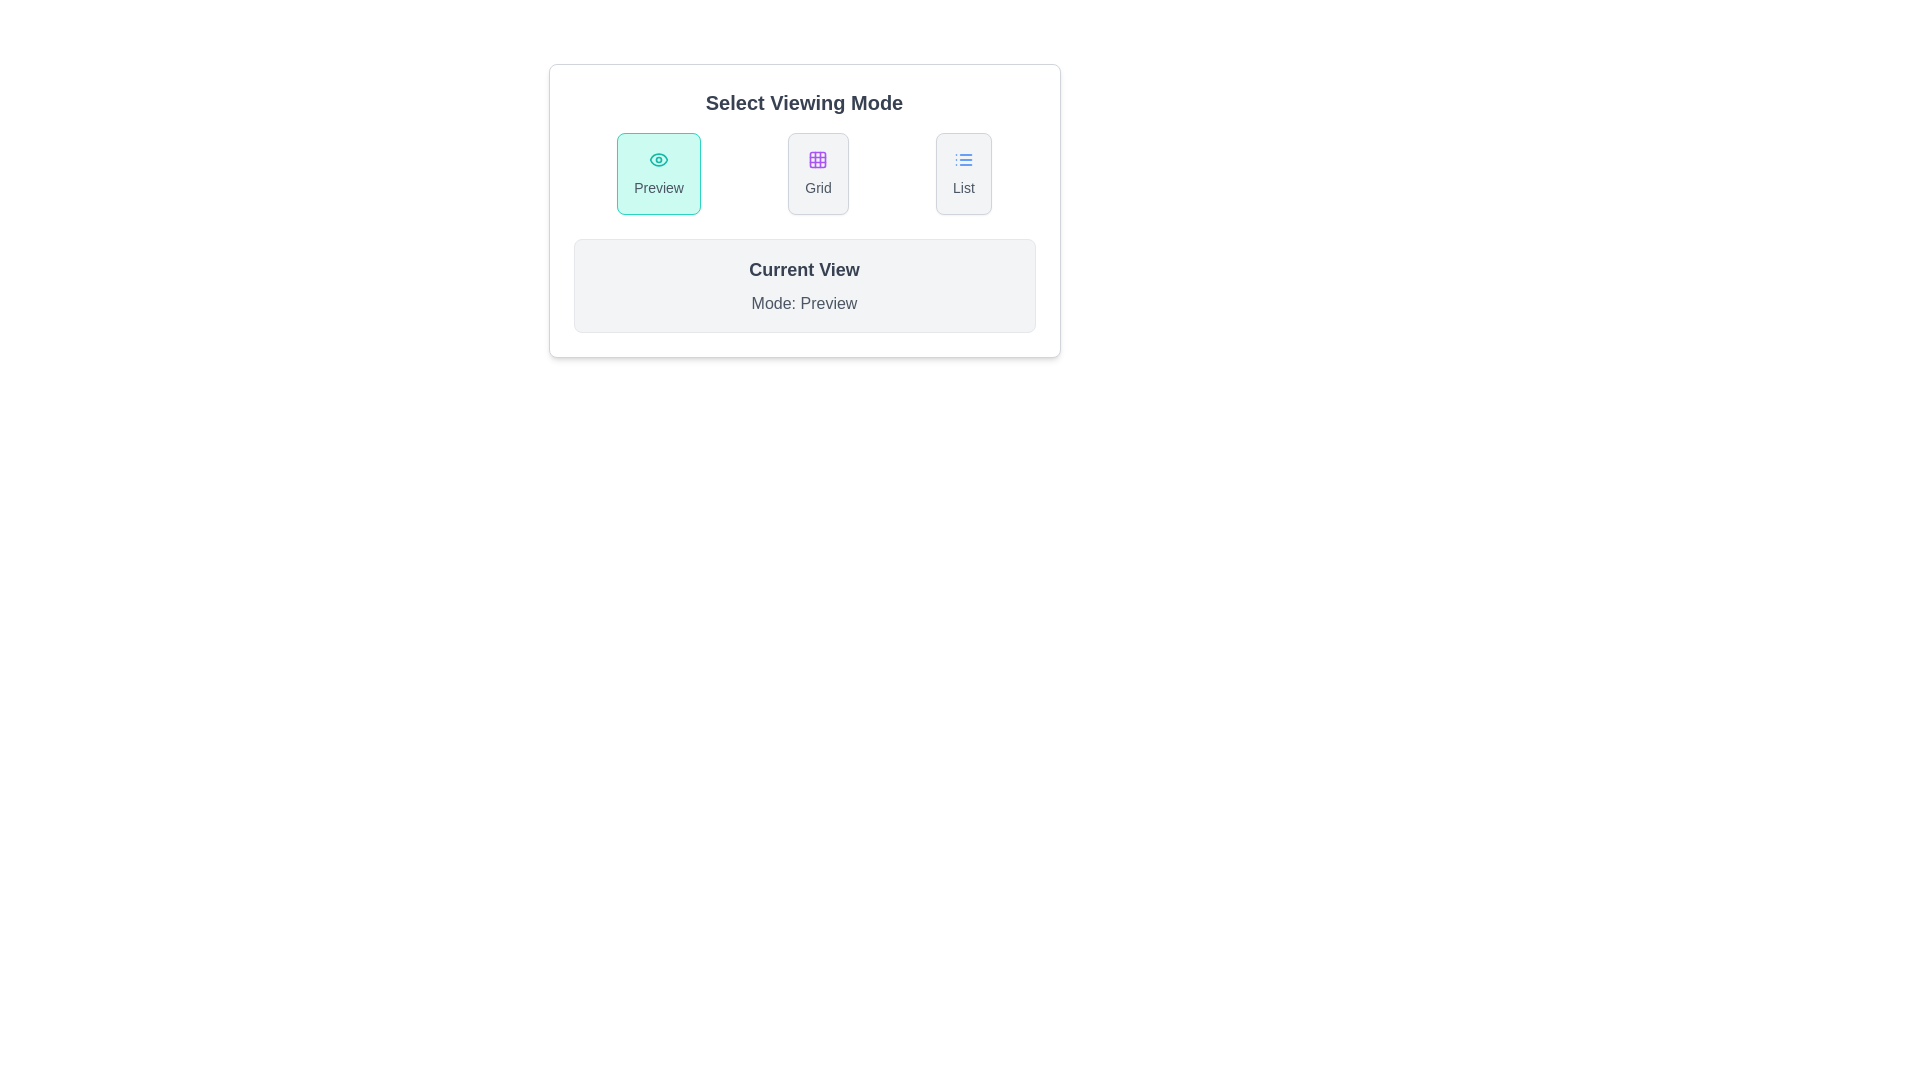 The image size is (1920, 1080). I want to click on the purple grid icon, which is the middle button in the view mode selection section, consisting of a square divided into nine smaller squares, so click(818, 158).